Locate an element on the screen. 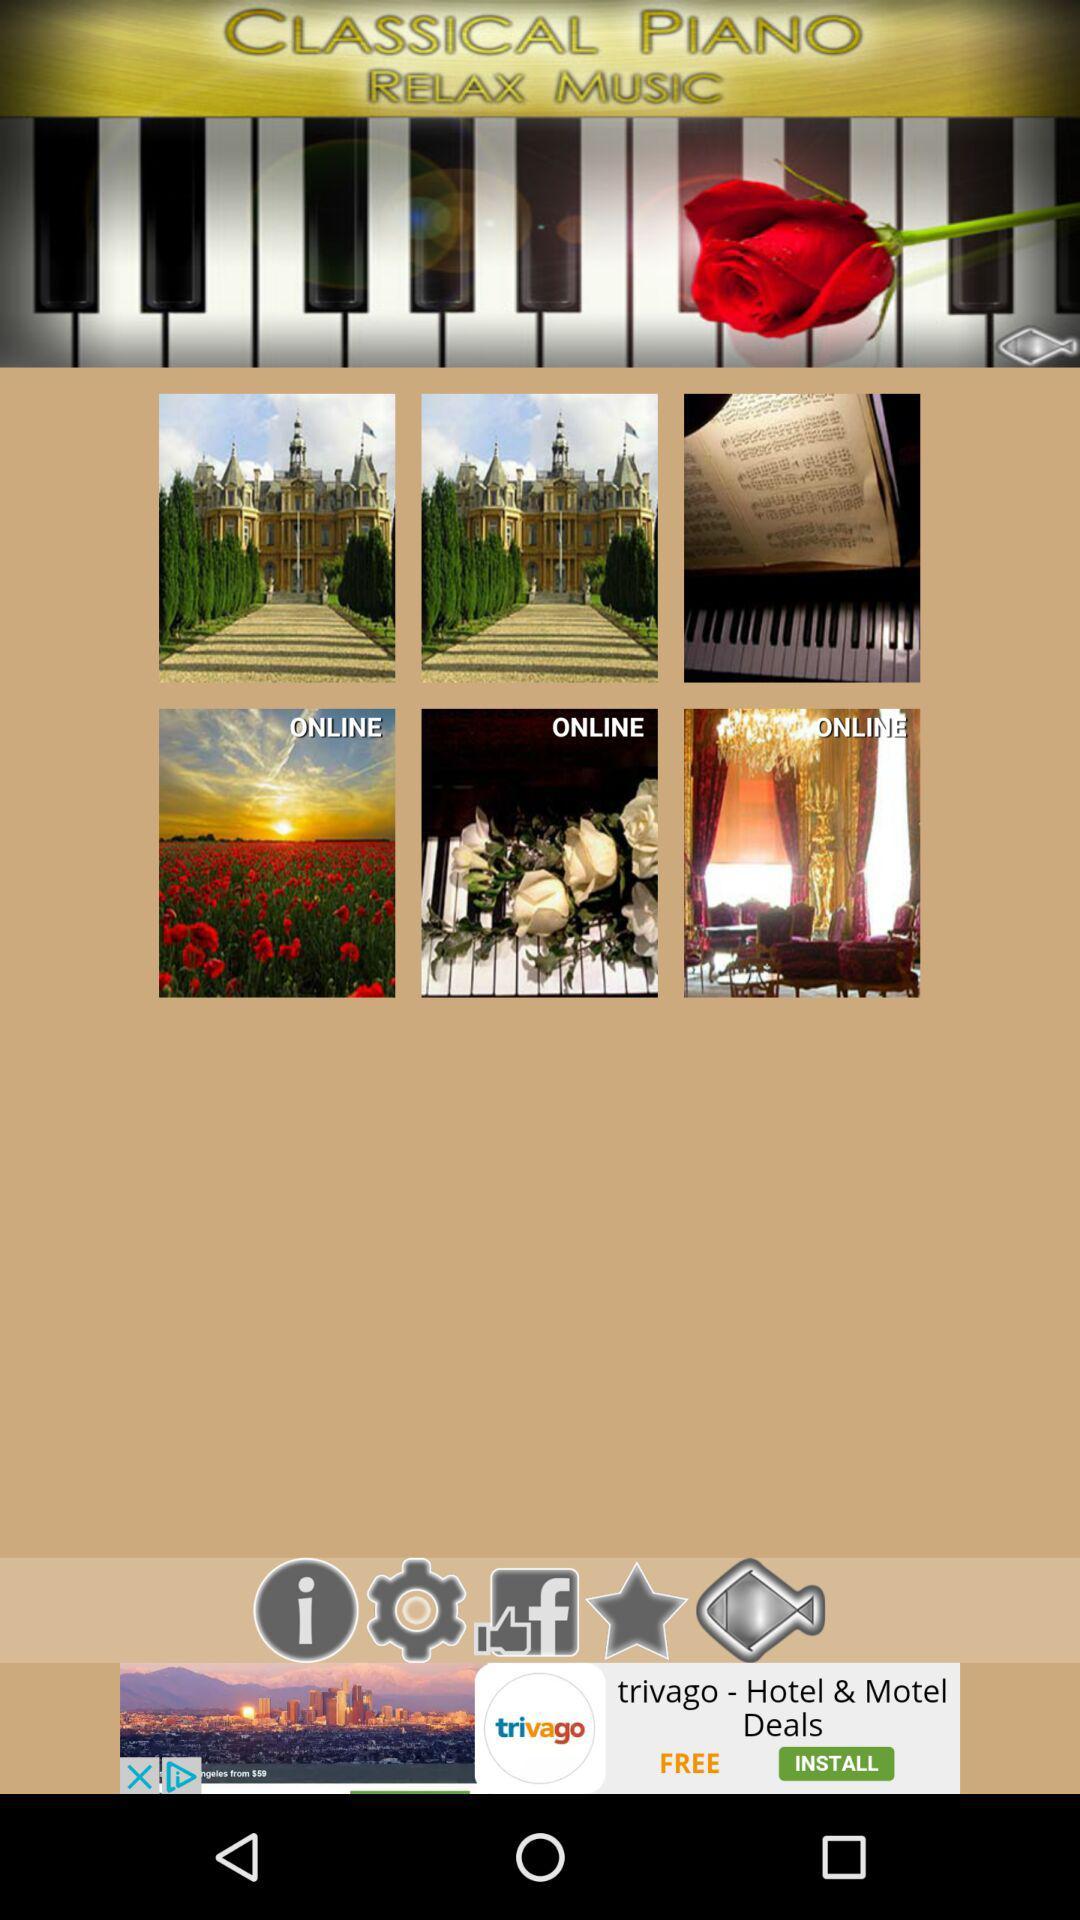  open selected item is located at coordinates (277, 538).